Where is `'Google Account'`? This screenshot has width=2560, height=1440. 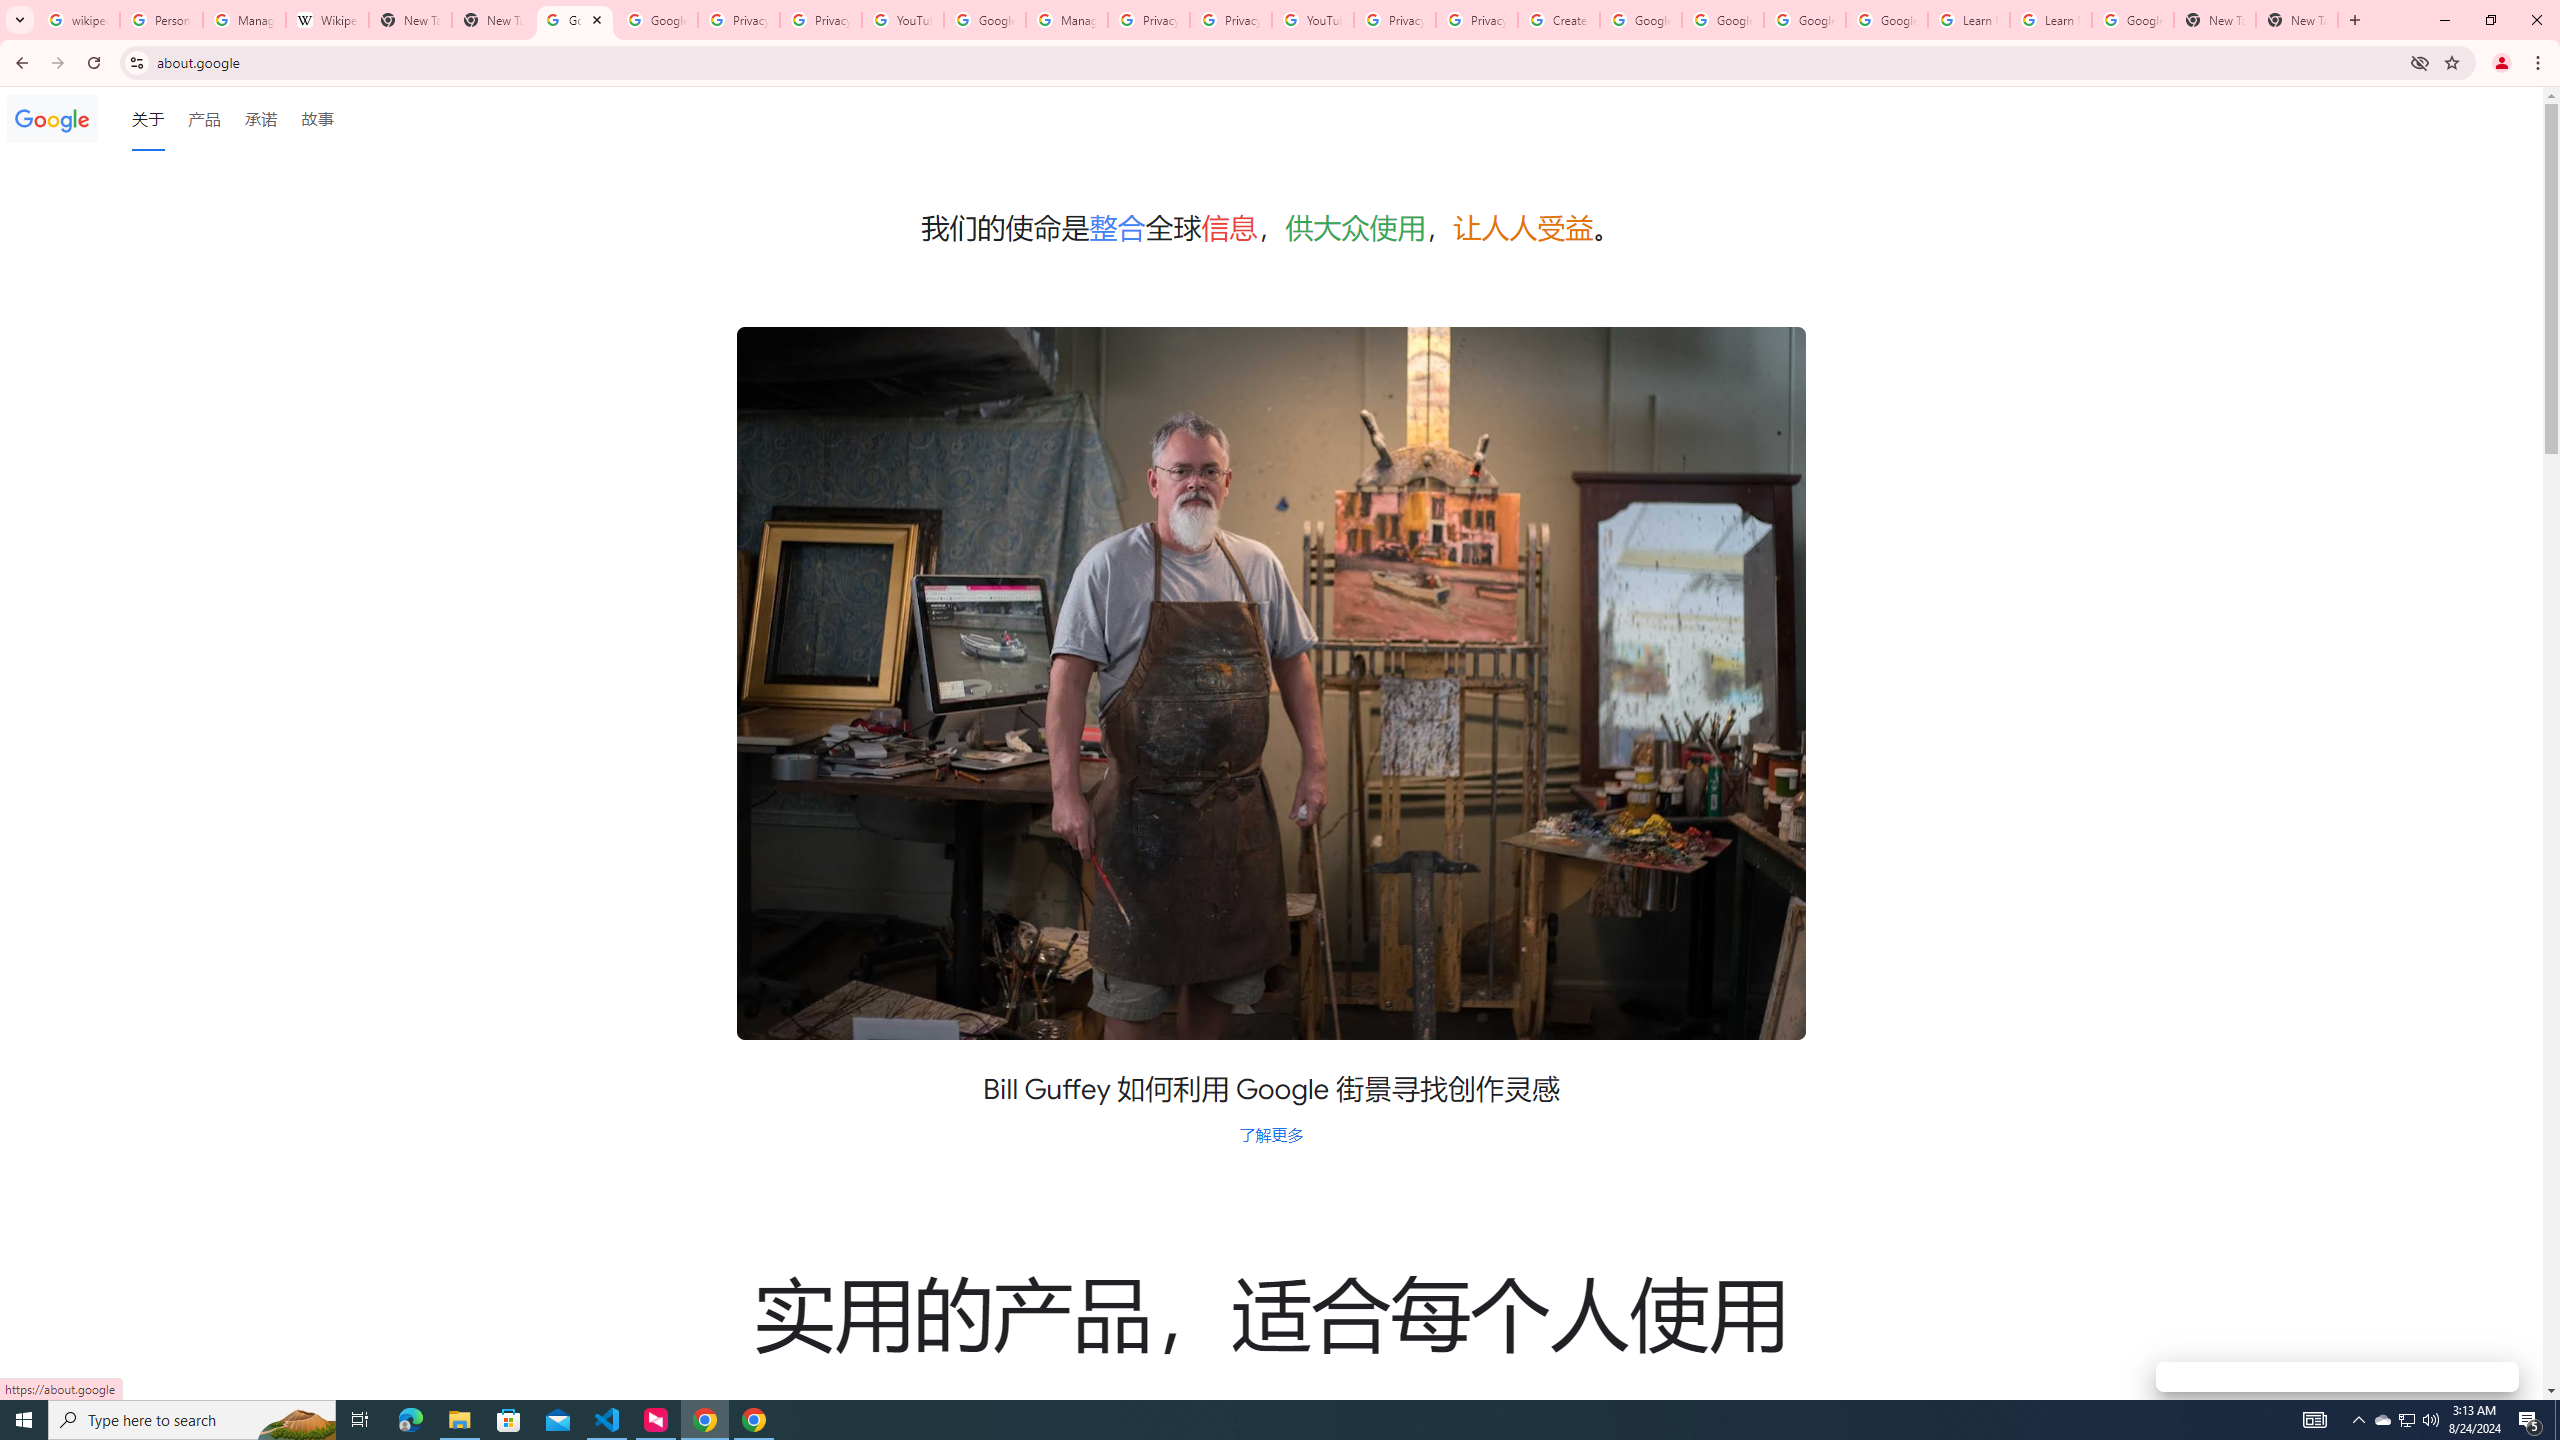 'Google Account' is located at coordinates (2132, 19).